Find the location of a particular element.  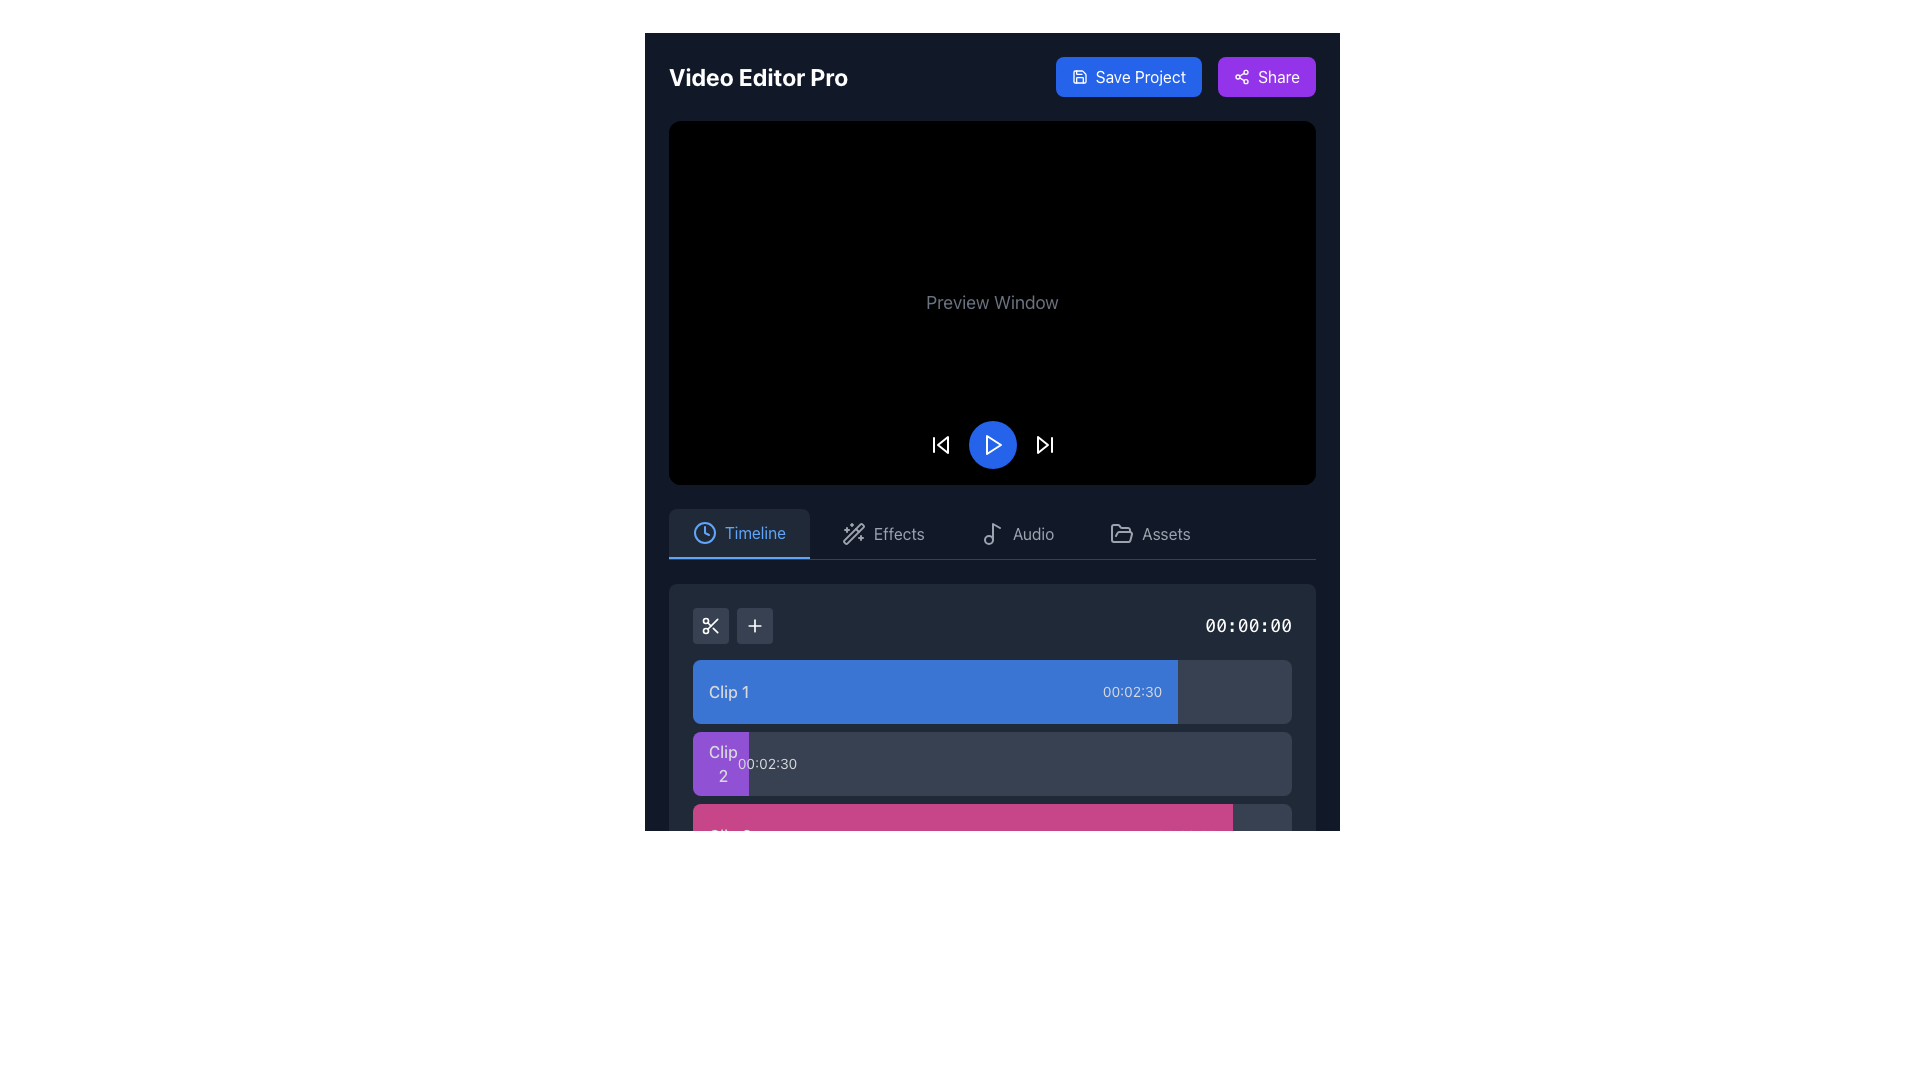

the 'Effects' tab button, which is the second option in the horizontal navigation group, to switch to the Effects section is located at coordinates (882, 532).